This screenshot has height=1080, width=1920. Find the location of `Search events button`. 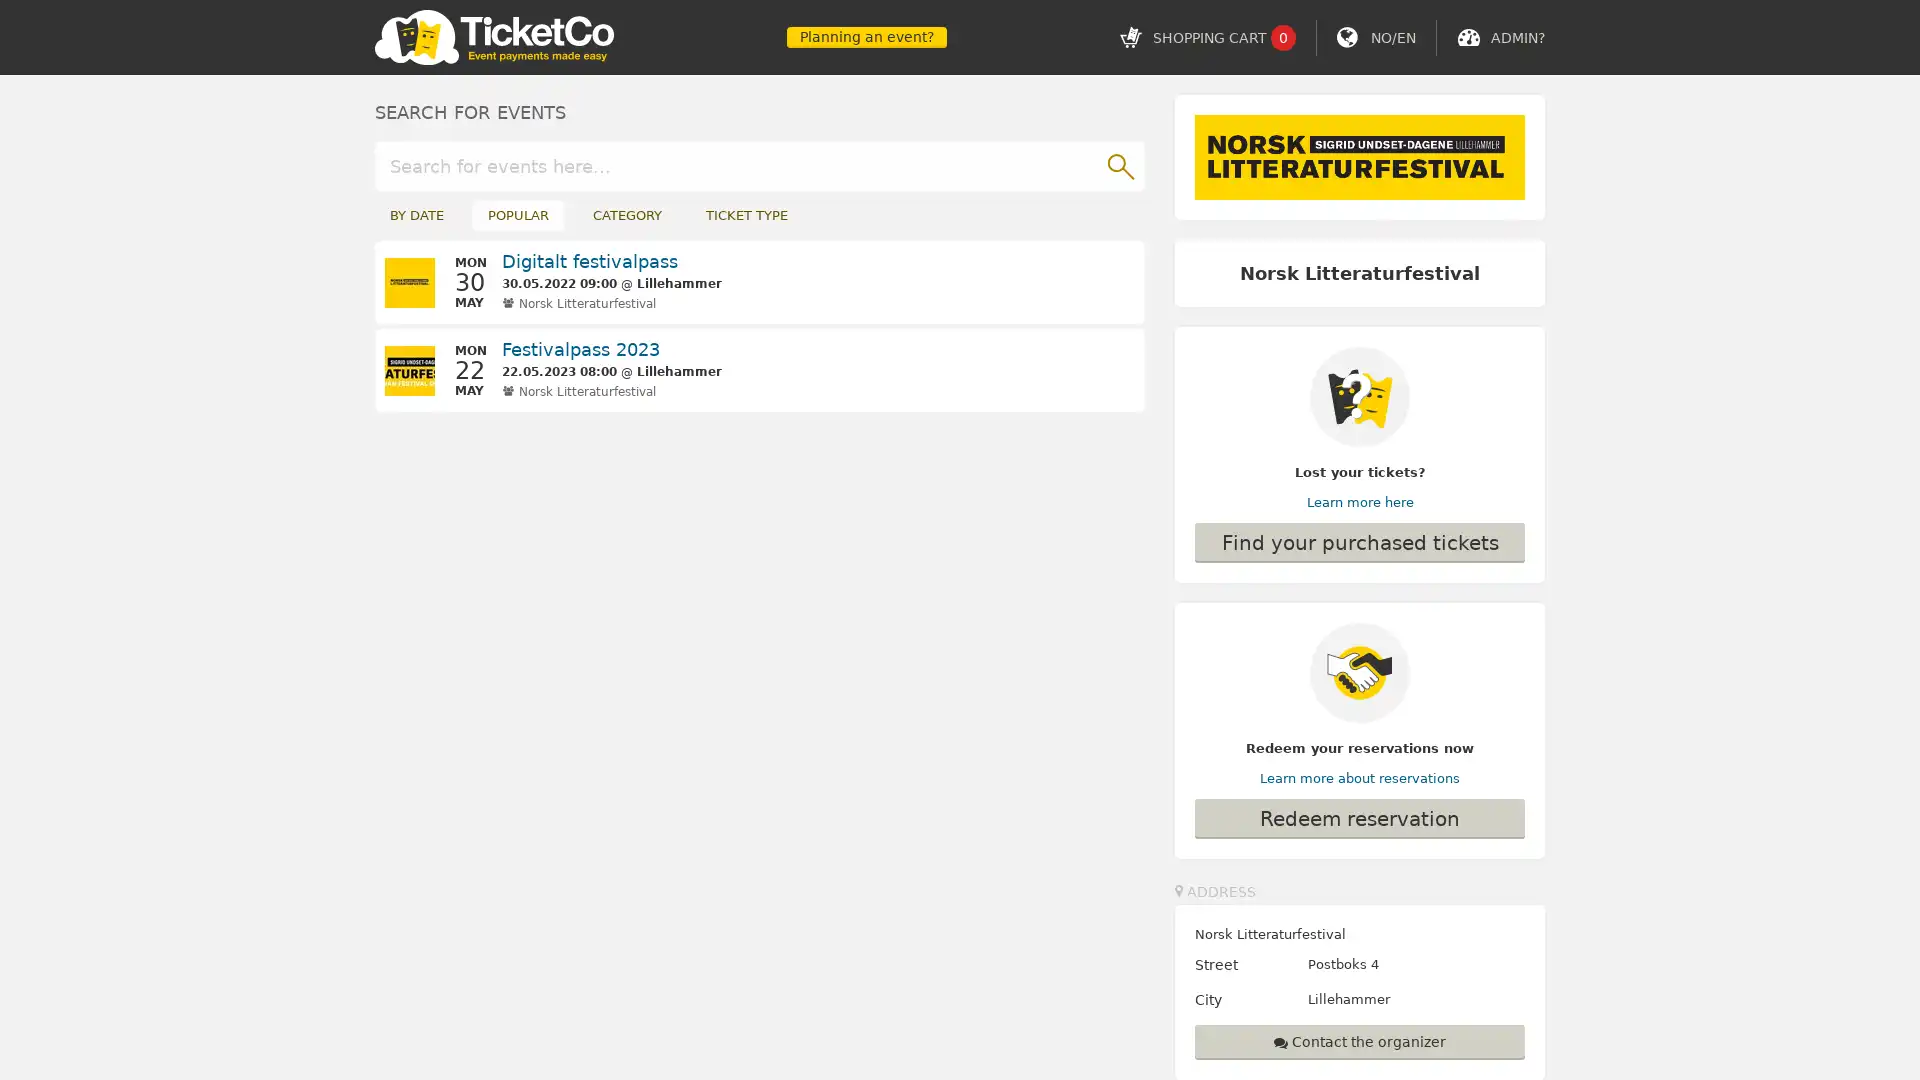

Search events button is located at coordinates (1118, 164).